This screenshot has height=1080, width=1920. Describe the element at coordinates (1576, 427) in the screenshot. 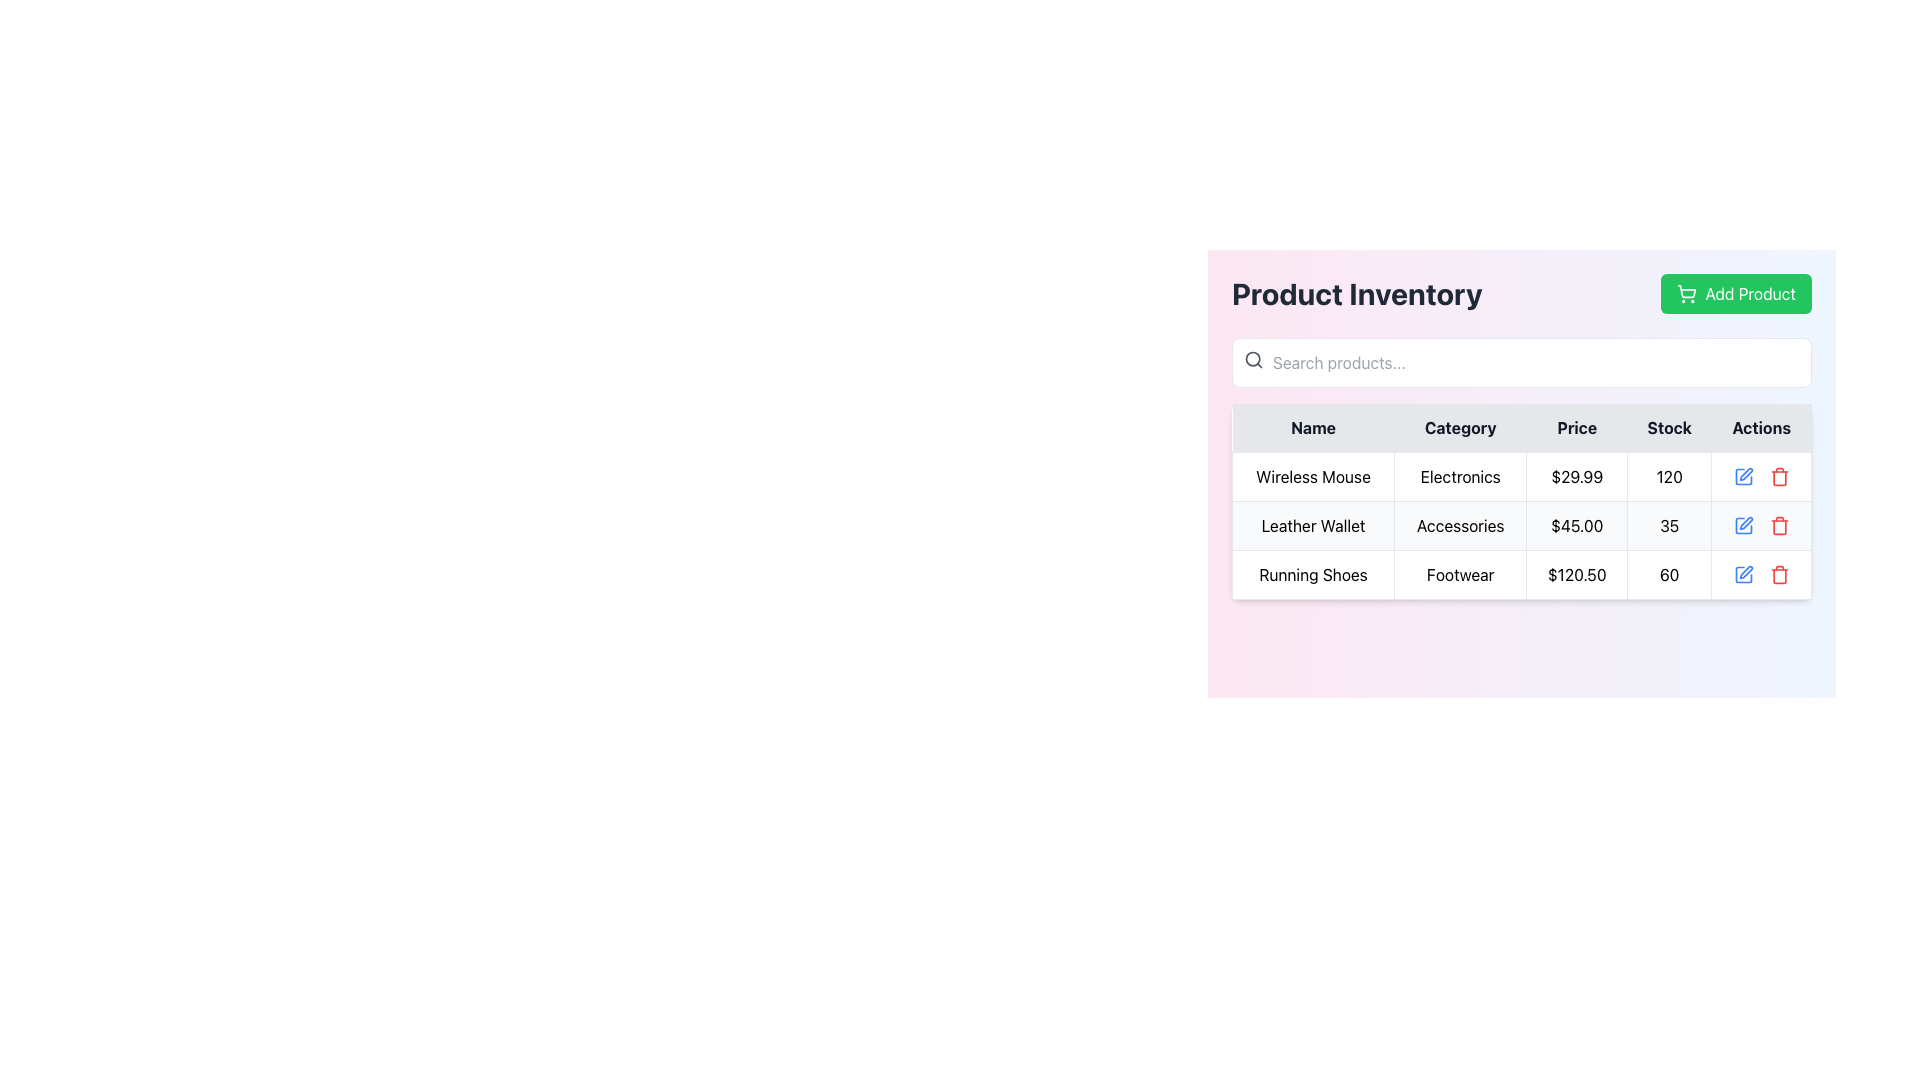

I see `the Price column header label that indicates the prices of the listed products in the table, which is the third entry in the header row, located between 'Category' and 'Stock'` at that location.